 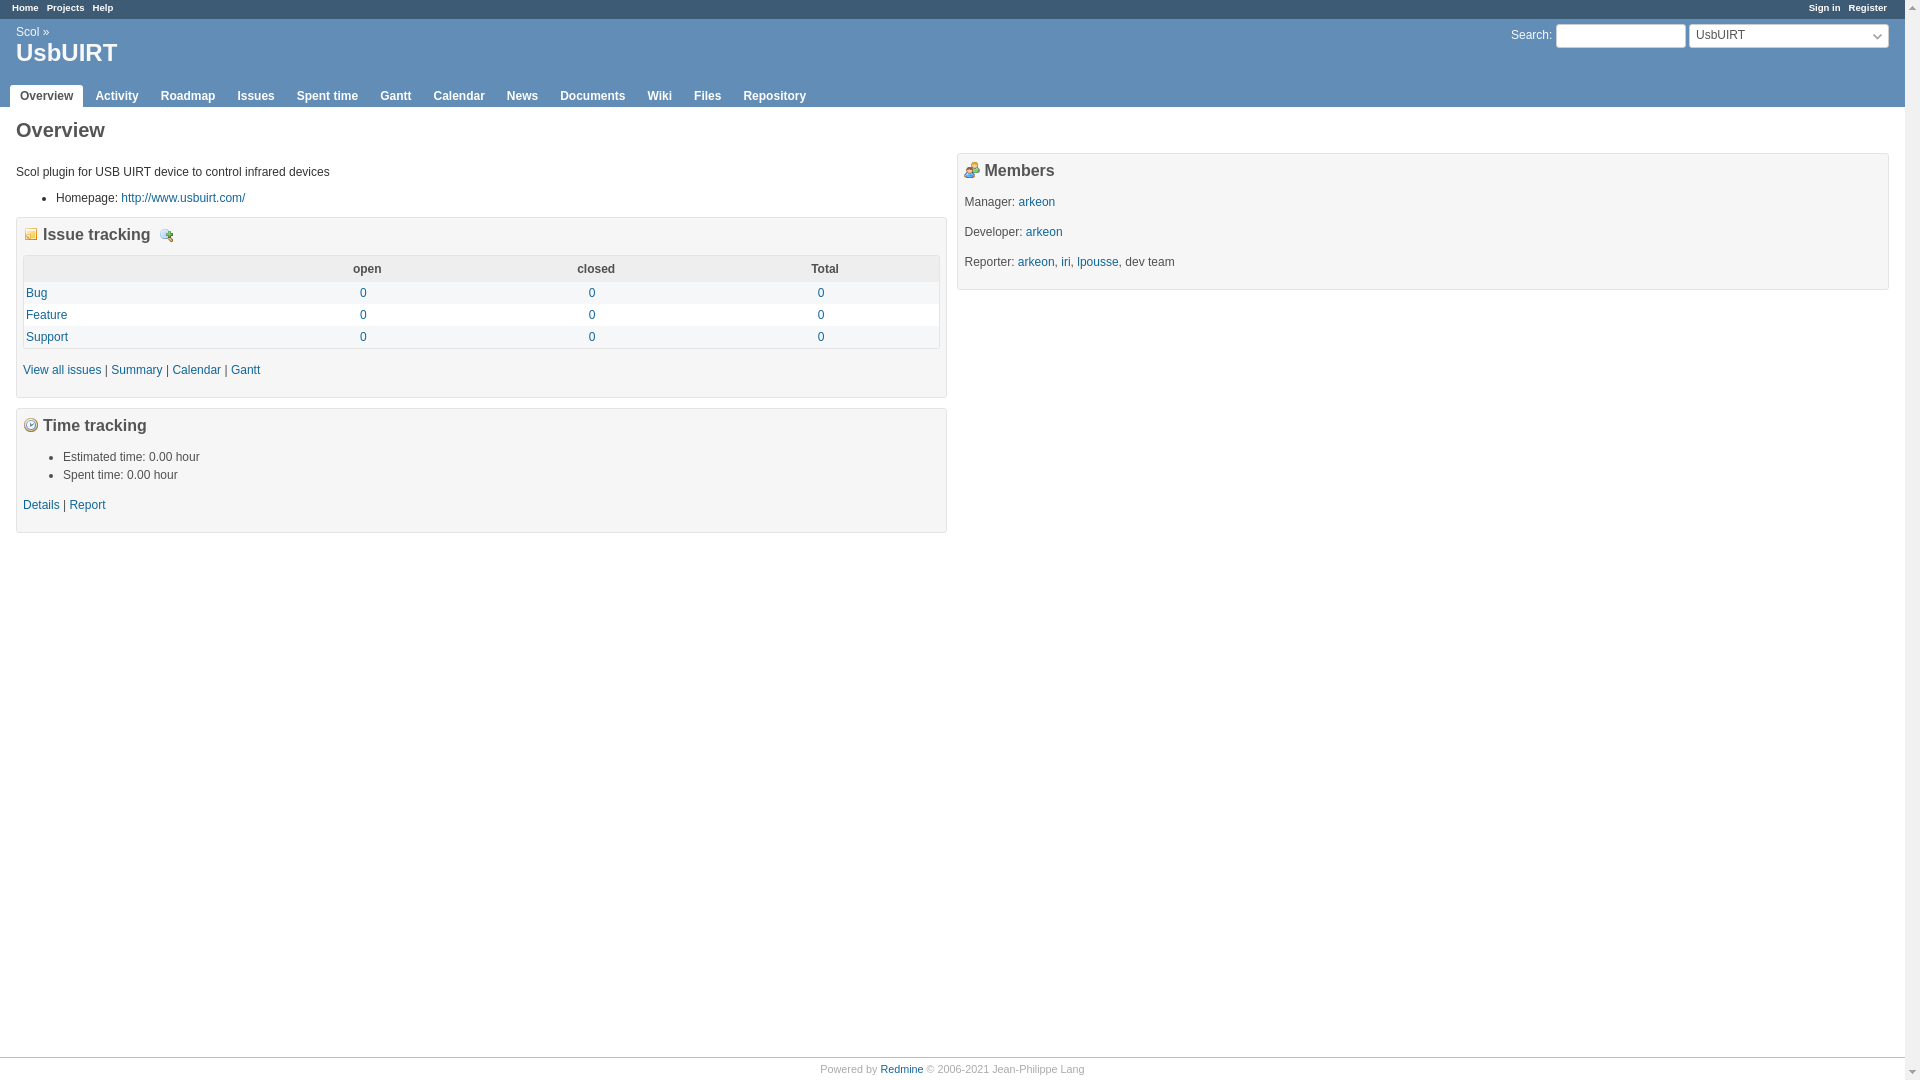 I want to click on 'Home', so click(x=25, y=7).